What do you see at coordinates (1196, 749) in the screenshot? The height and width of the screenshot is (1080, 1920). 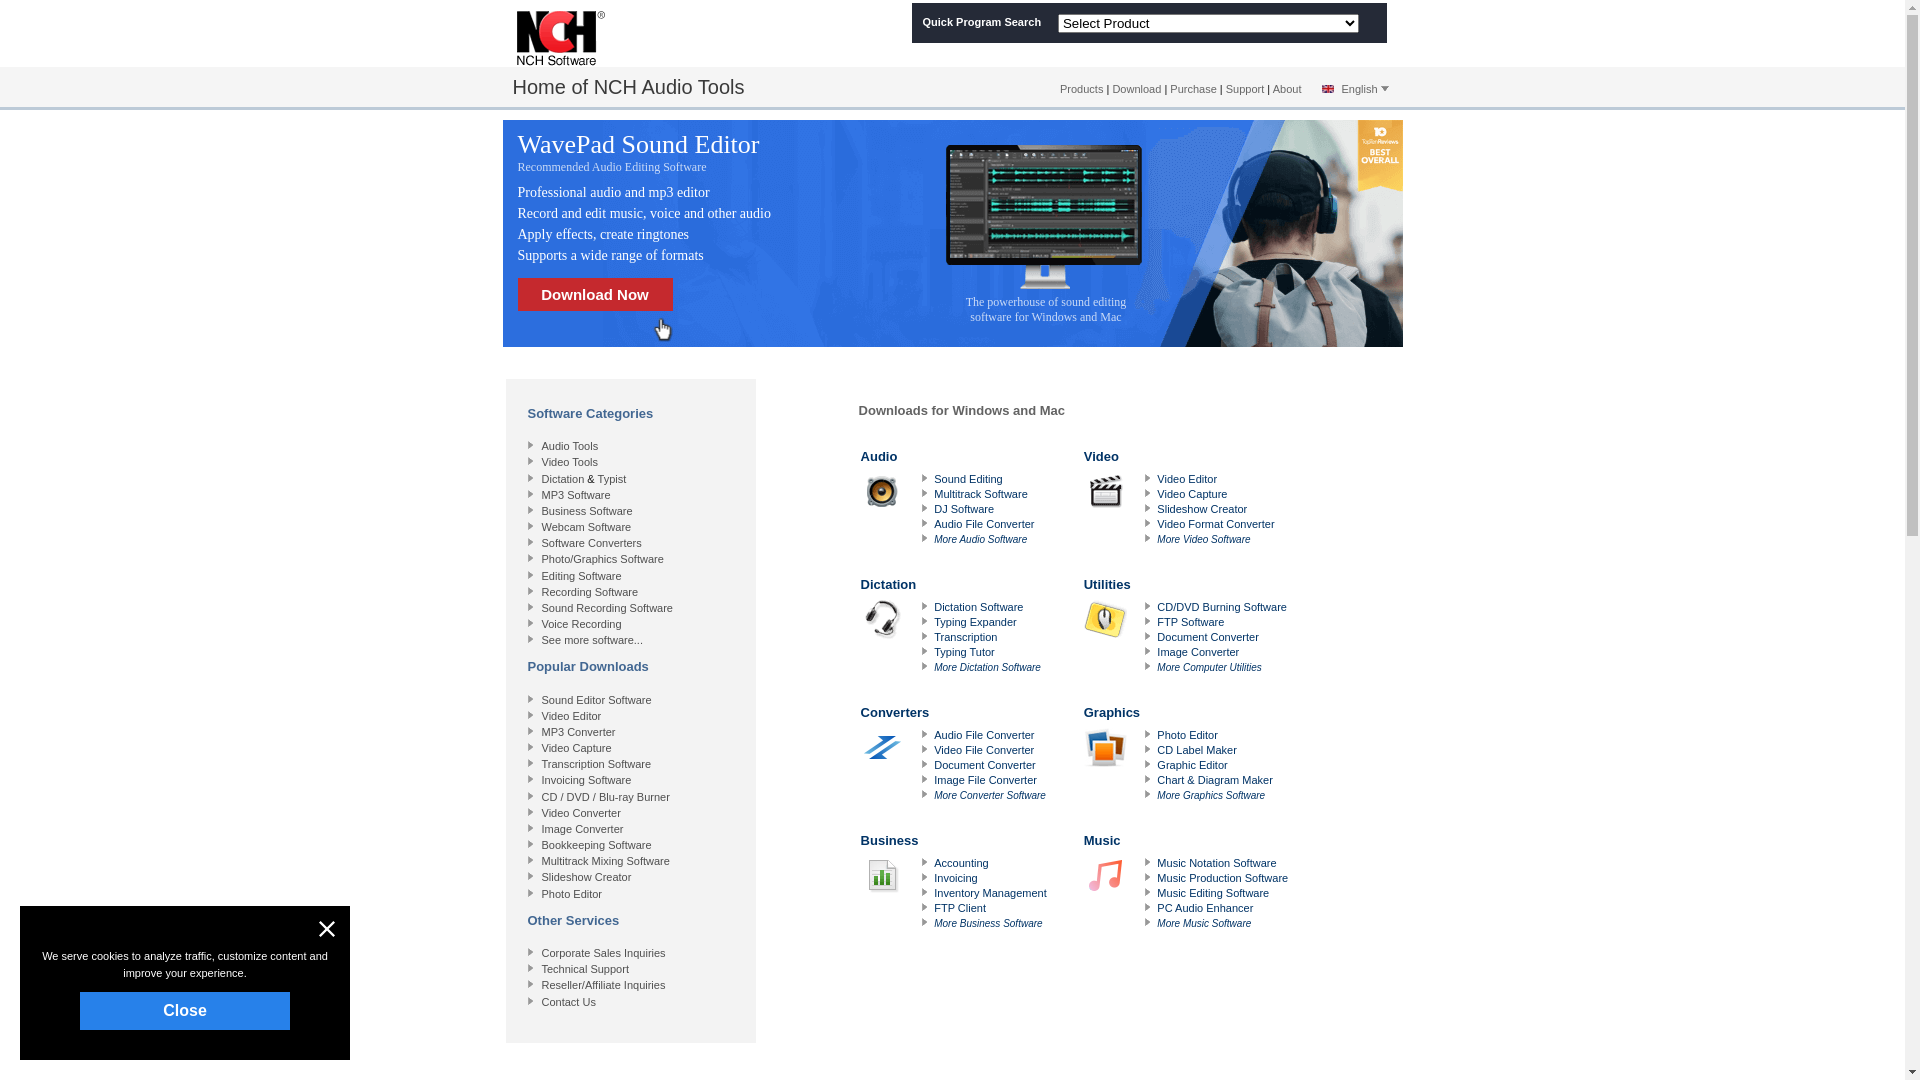 I see `'CD Label Maker'` at bounding box center [1196, 749].